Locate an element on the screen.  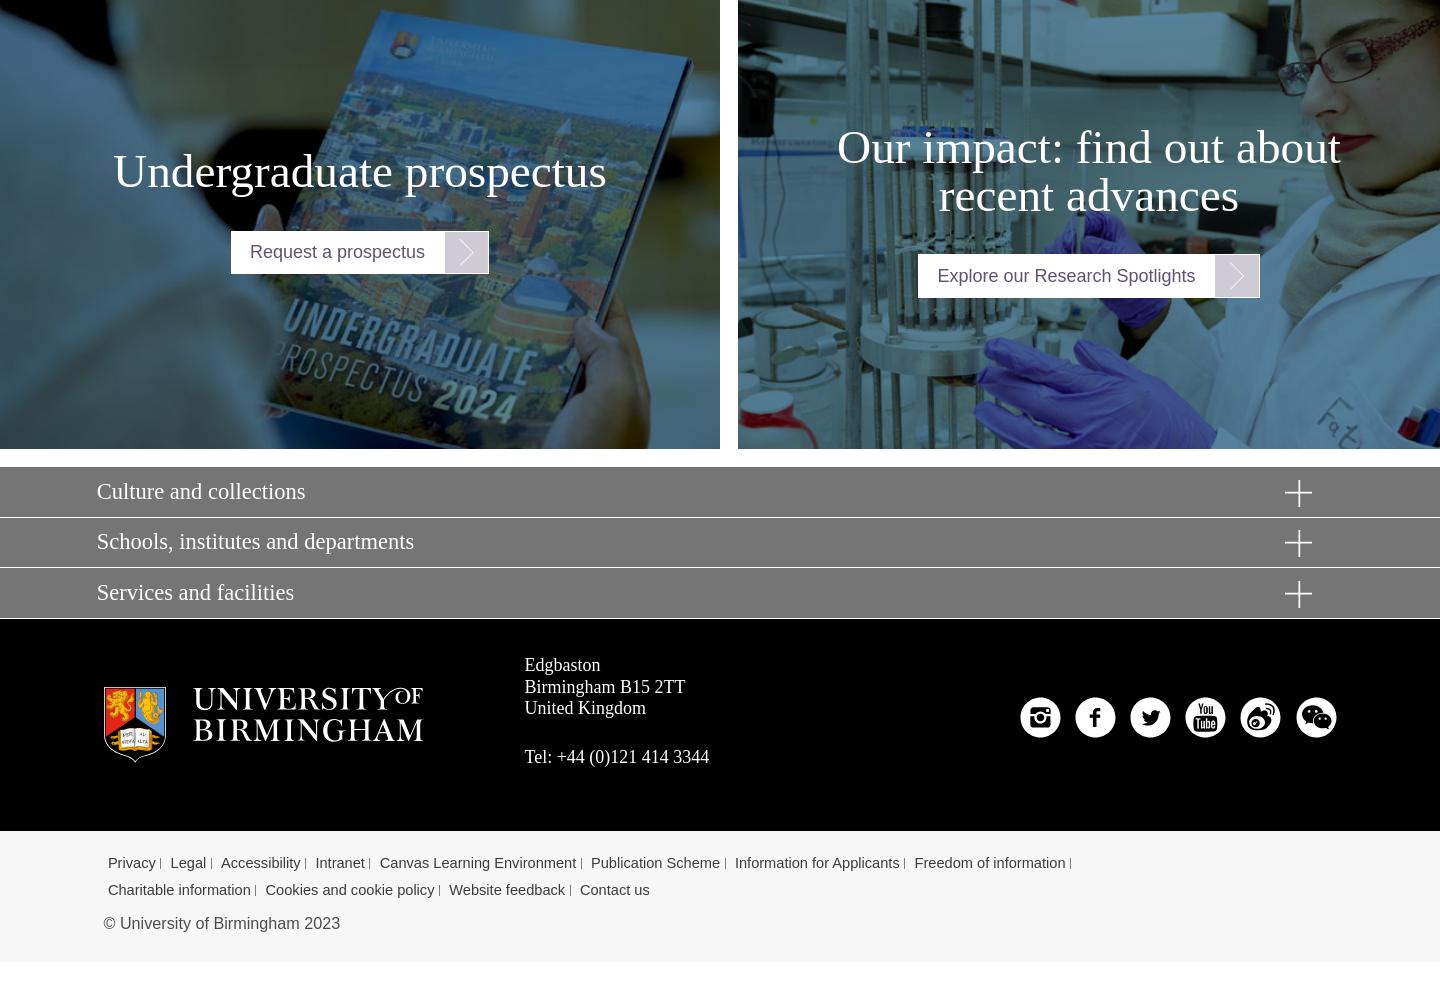
'Schools, institutes and departments' is located at coordinates (254, 541).